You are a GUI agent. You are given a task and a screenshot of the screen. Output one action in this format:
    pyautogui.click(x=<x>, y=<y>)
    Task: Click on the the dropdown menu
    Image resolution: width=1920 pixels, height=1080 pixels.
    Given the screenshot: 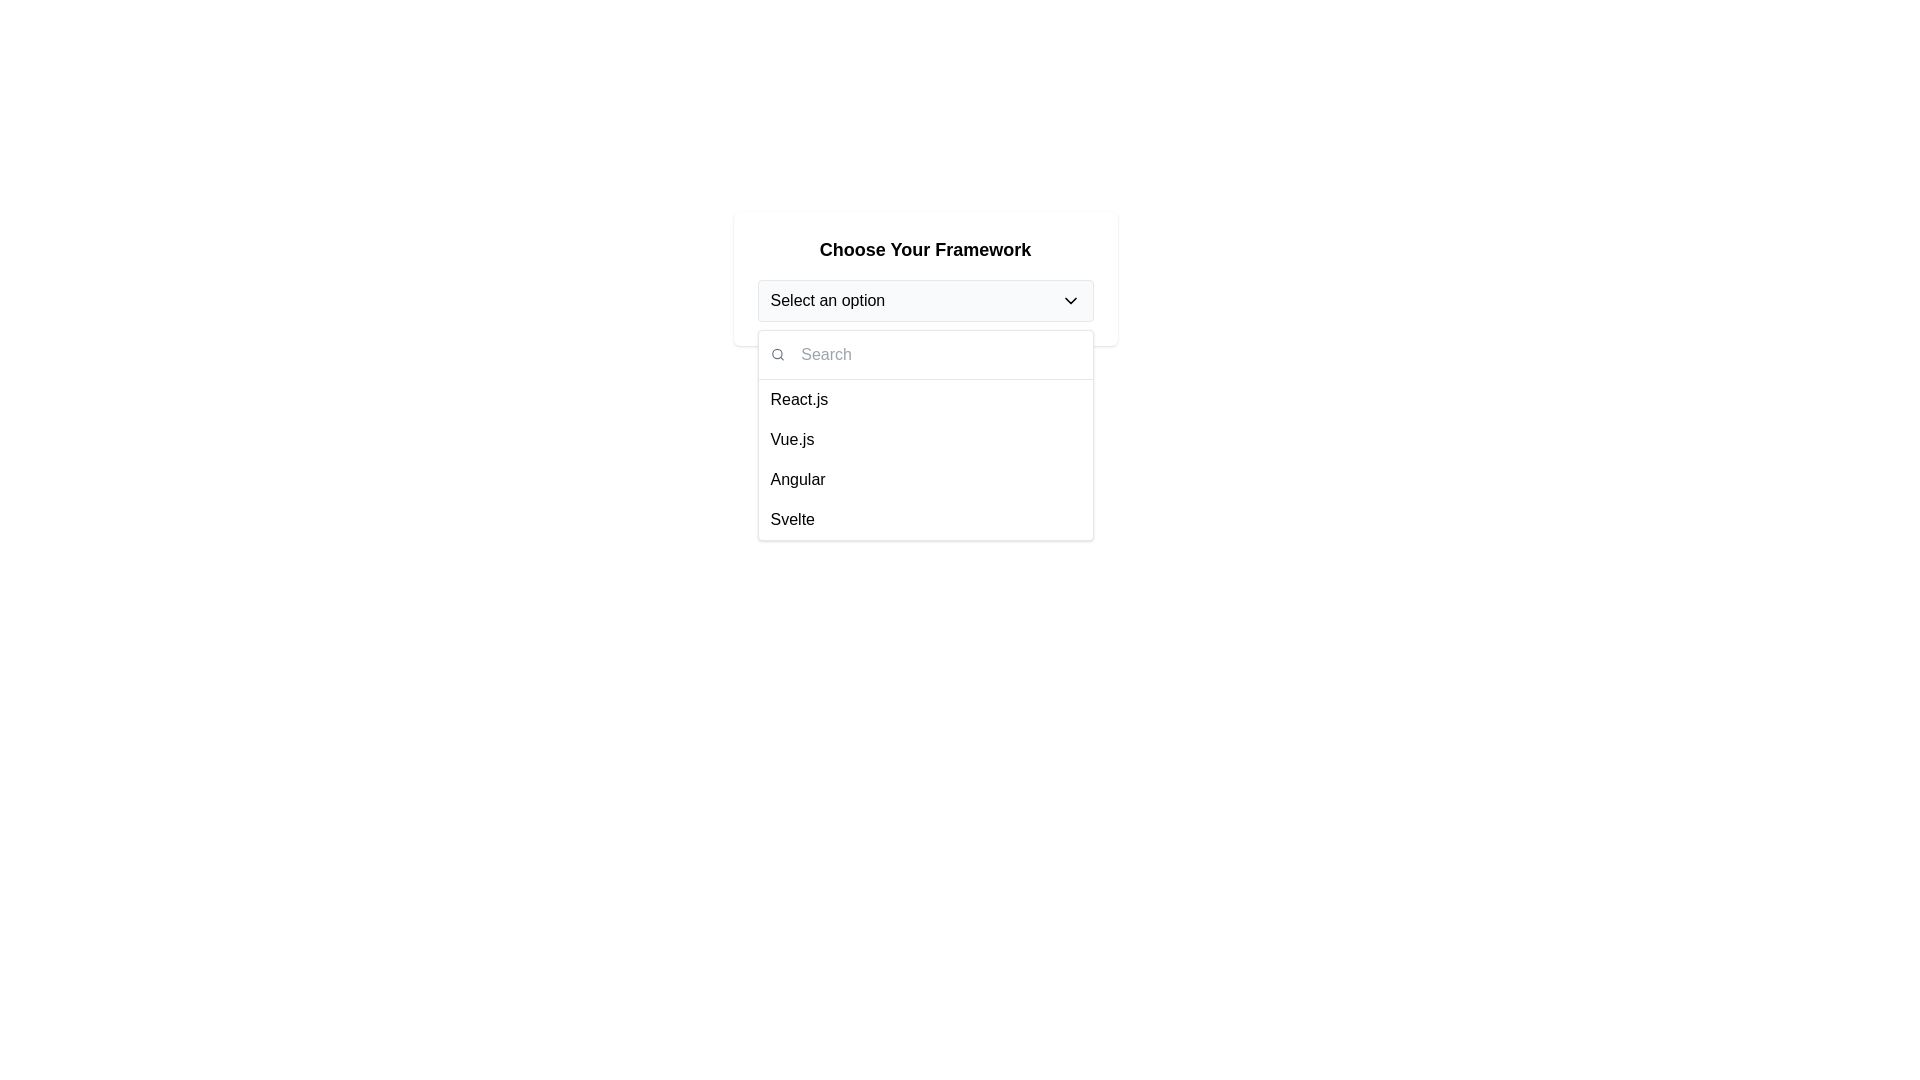 What is the action you would take?
    pyautogui.click(x=924, y=434)
    